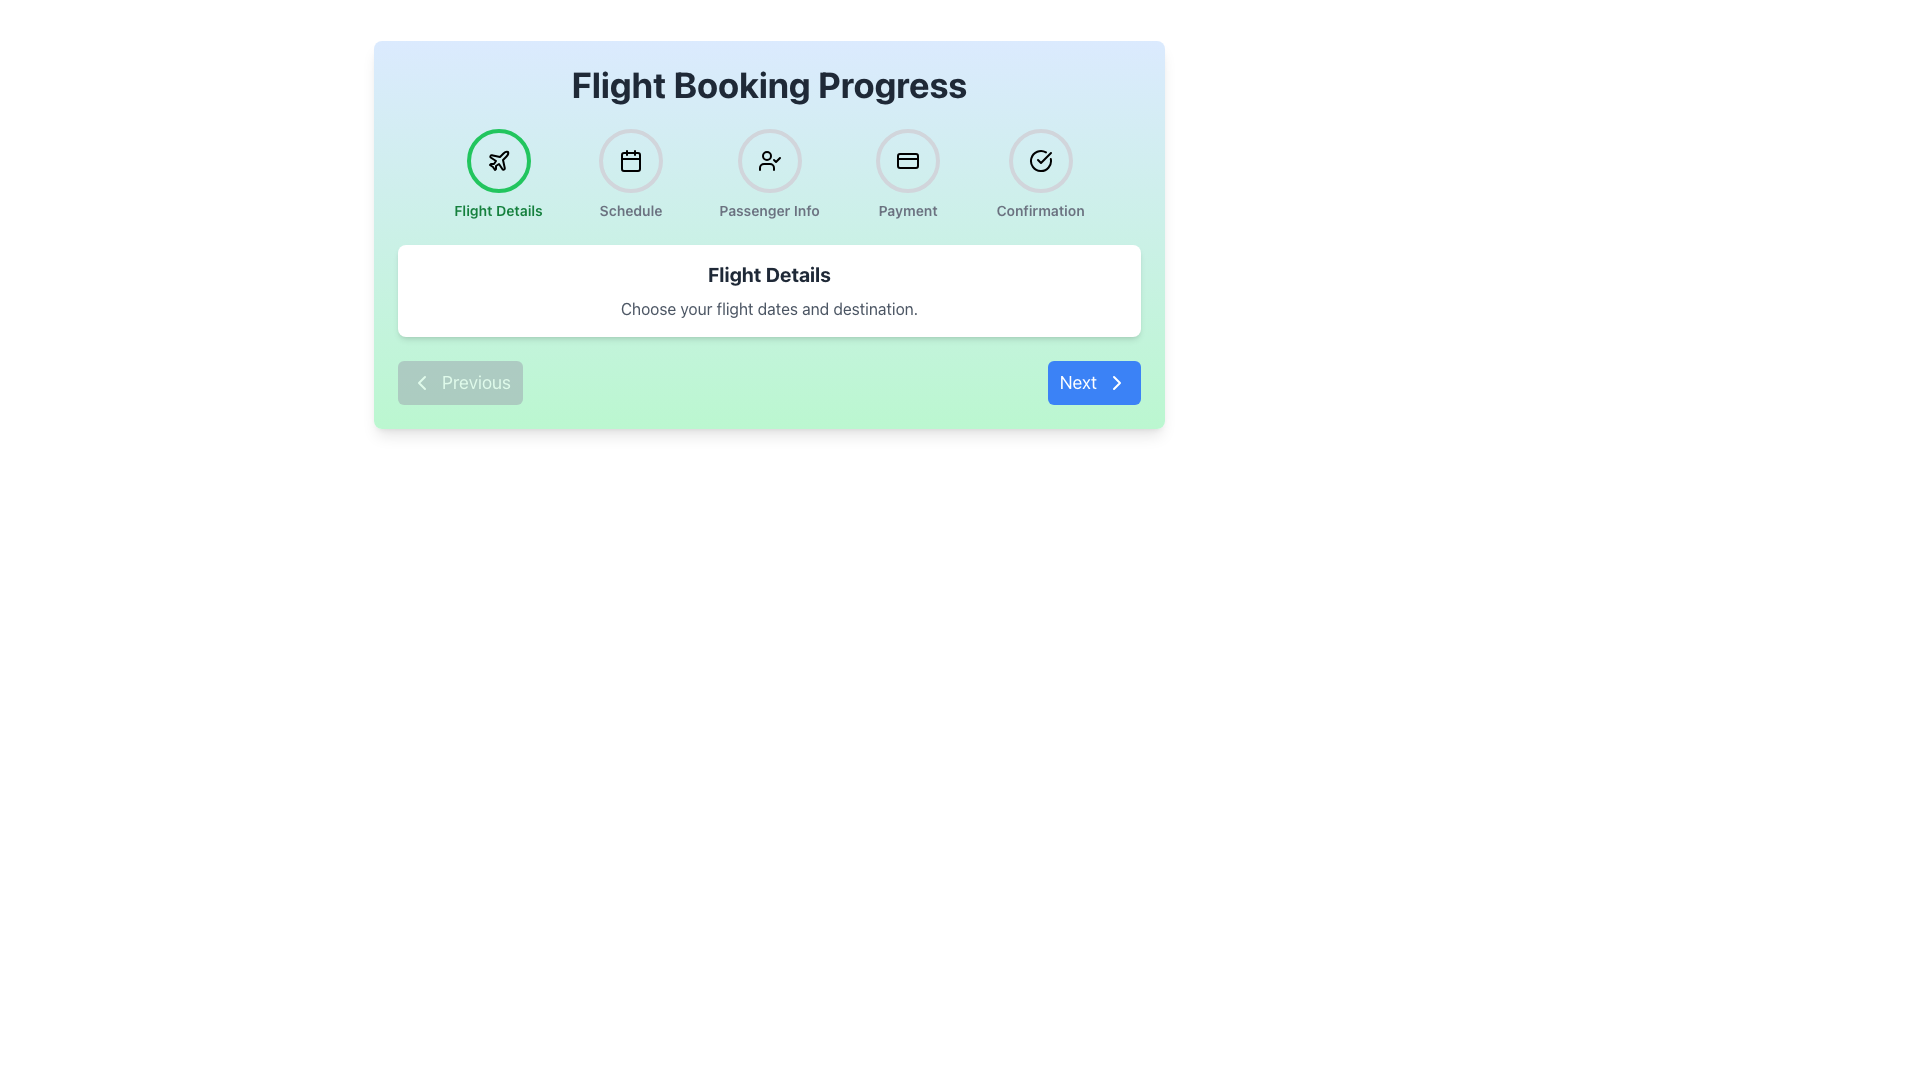 This screenshot has width=1920, height=1080. Describe the element at coordinates (768, 160) in the screenshot. I see `the circular button with an icon for the 'Passenger Info' section` at that location.